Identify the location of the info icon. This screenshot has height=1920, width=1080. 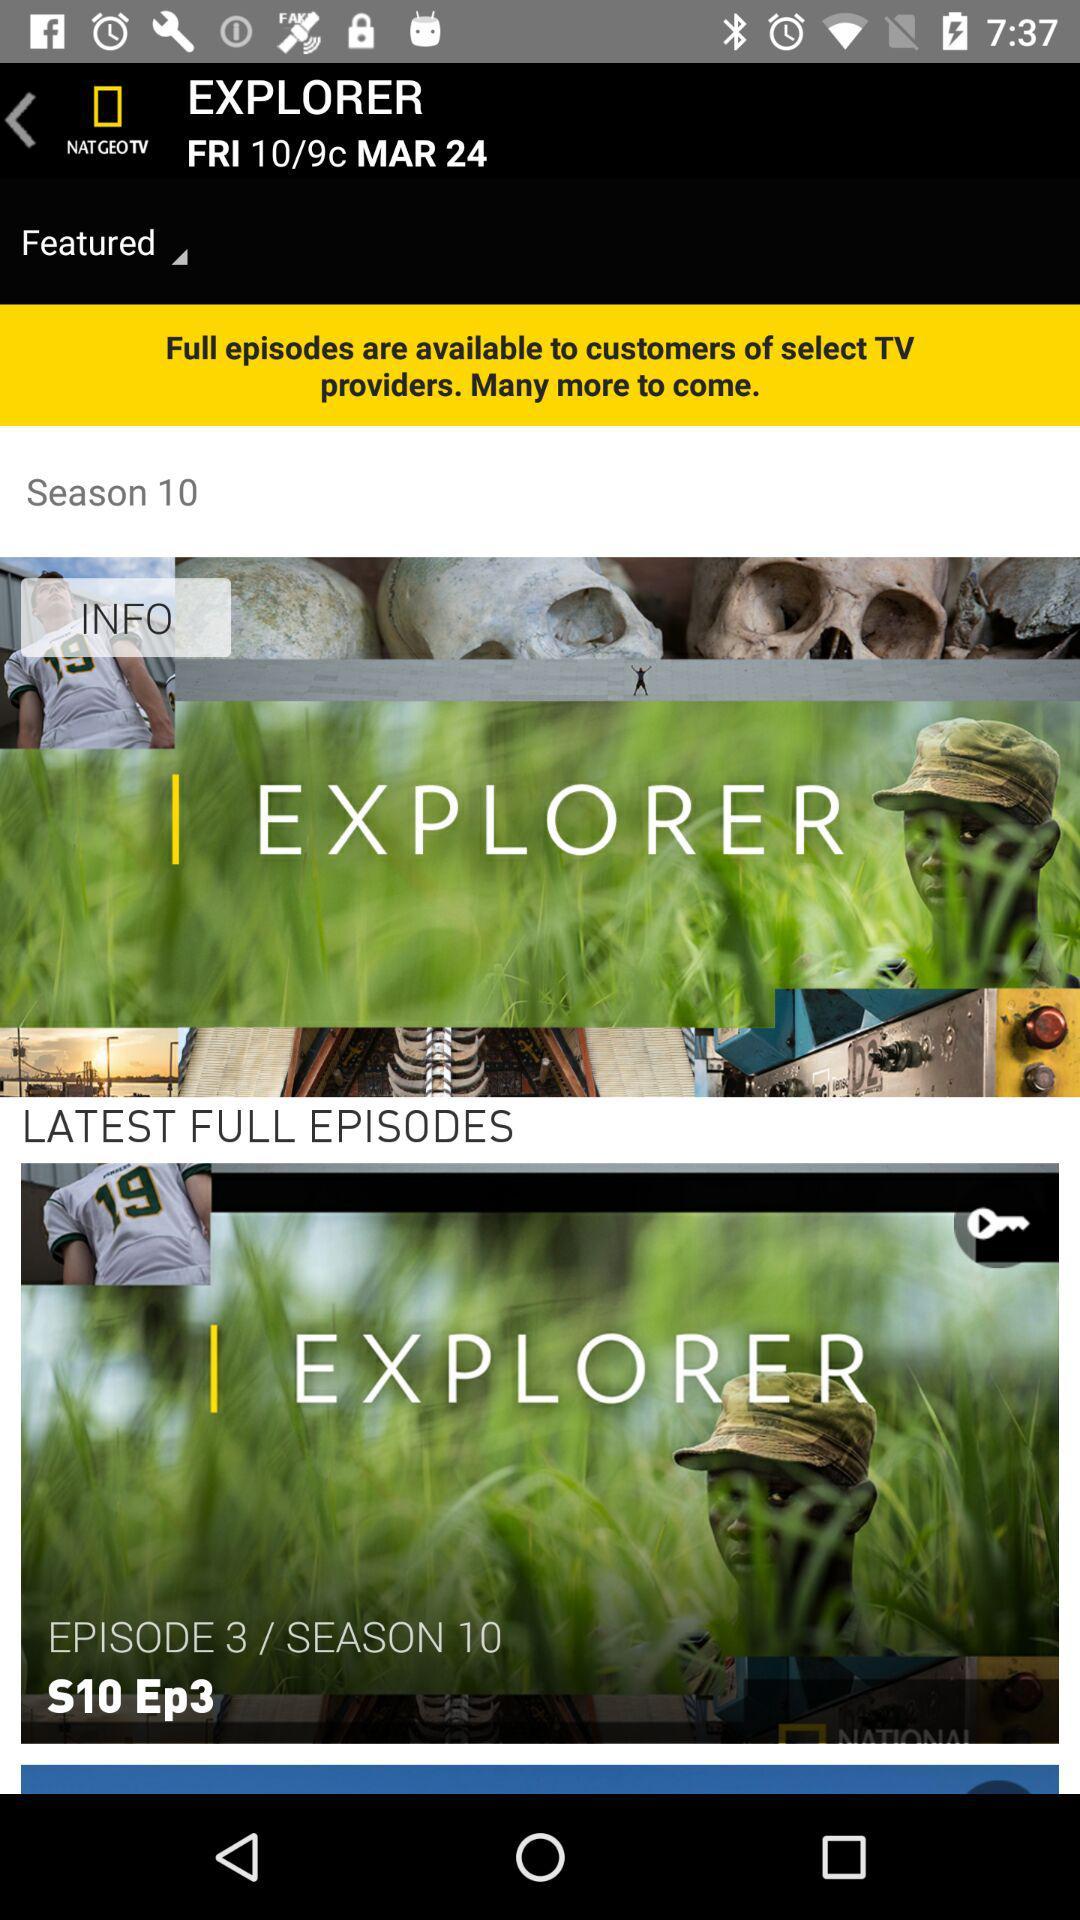
(126, 616).